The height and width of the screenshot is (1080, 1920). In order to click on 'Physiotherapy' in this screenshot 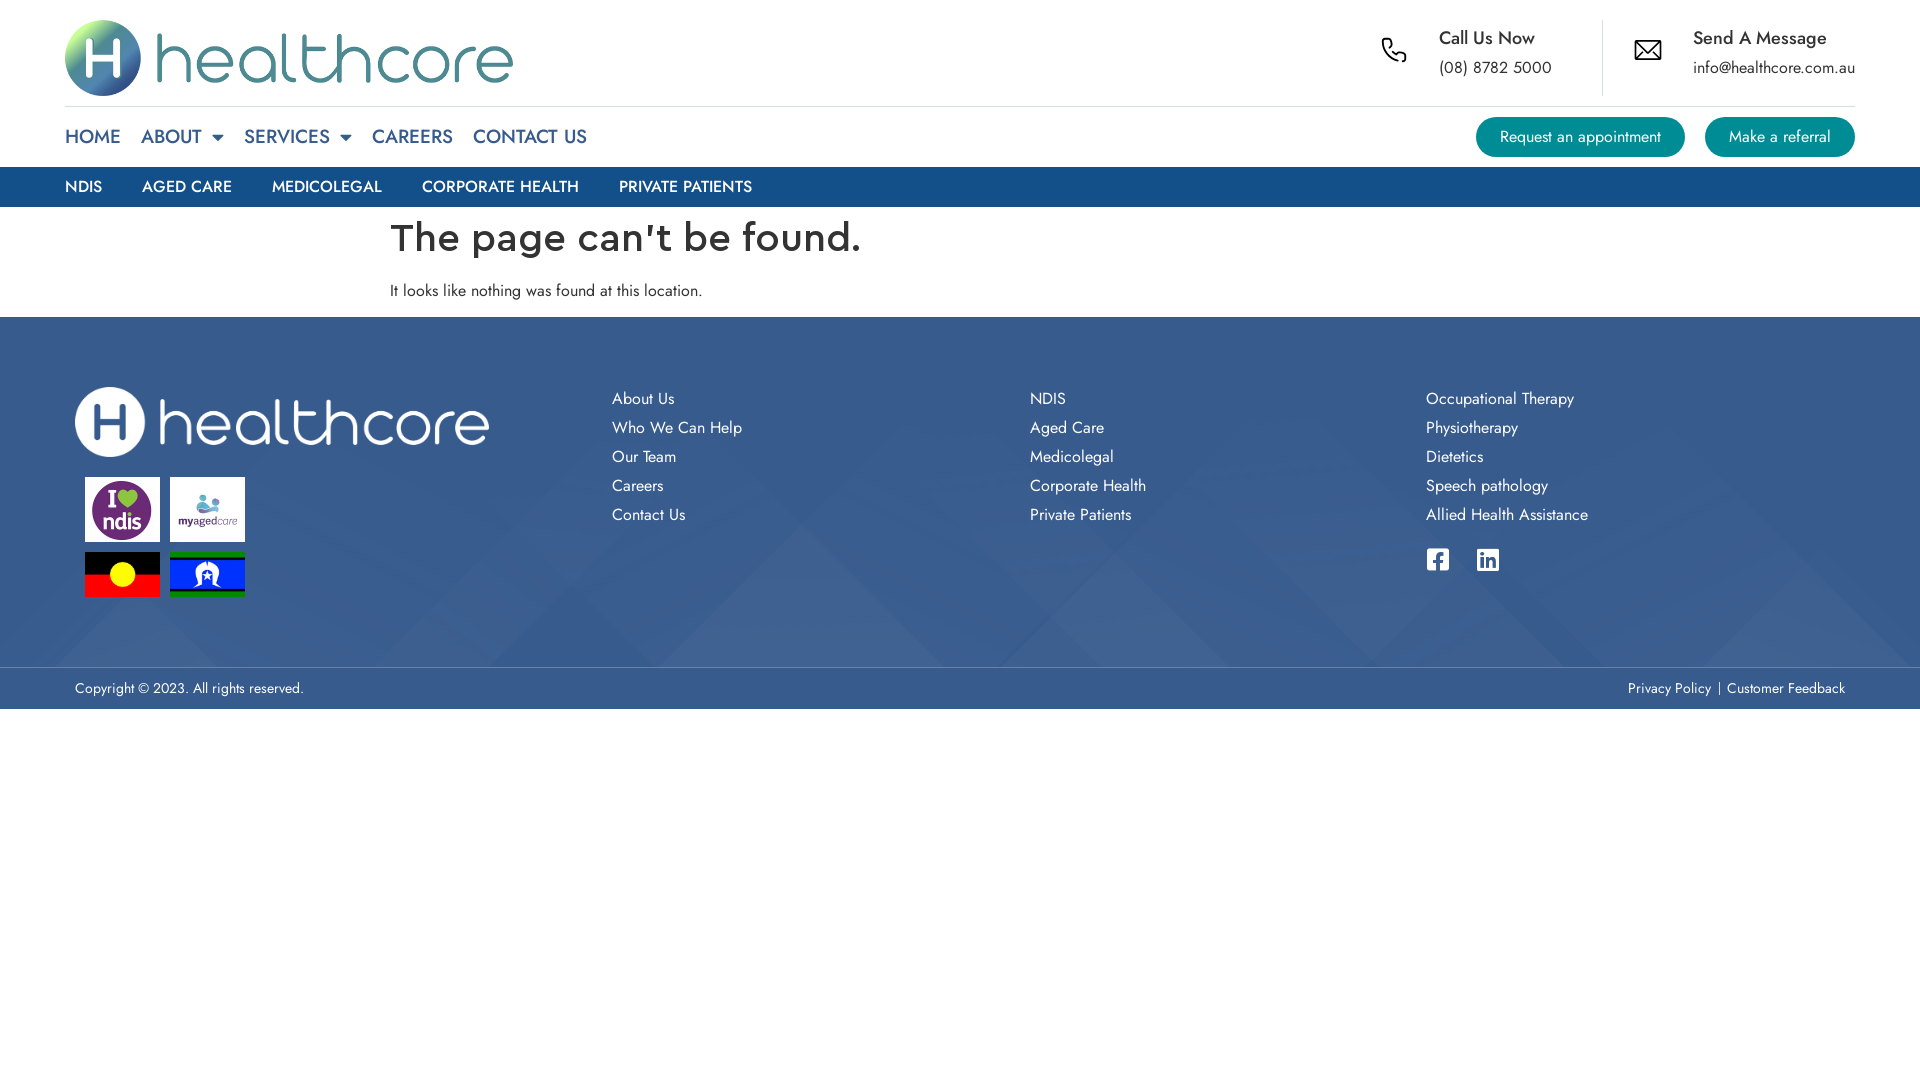, I will do `click(1472, 427)`.